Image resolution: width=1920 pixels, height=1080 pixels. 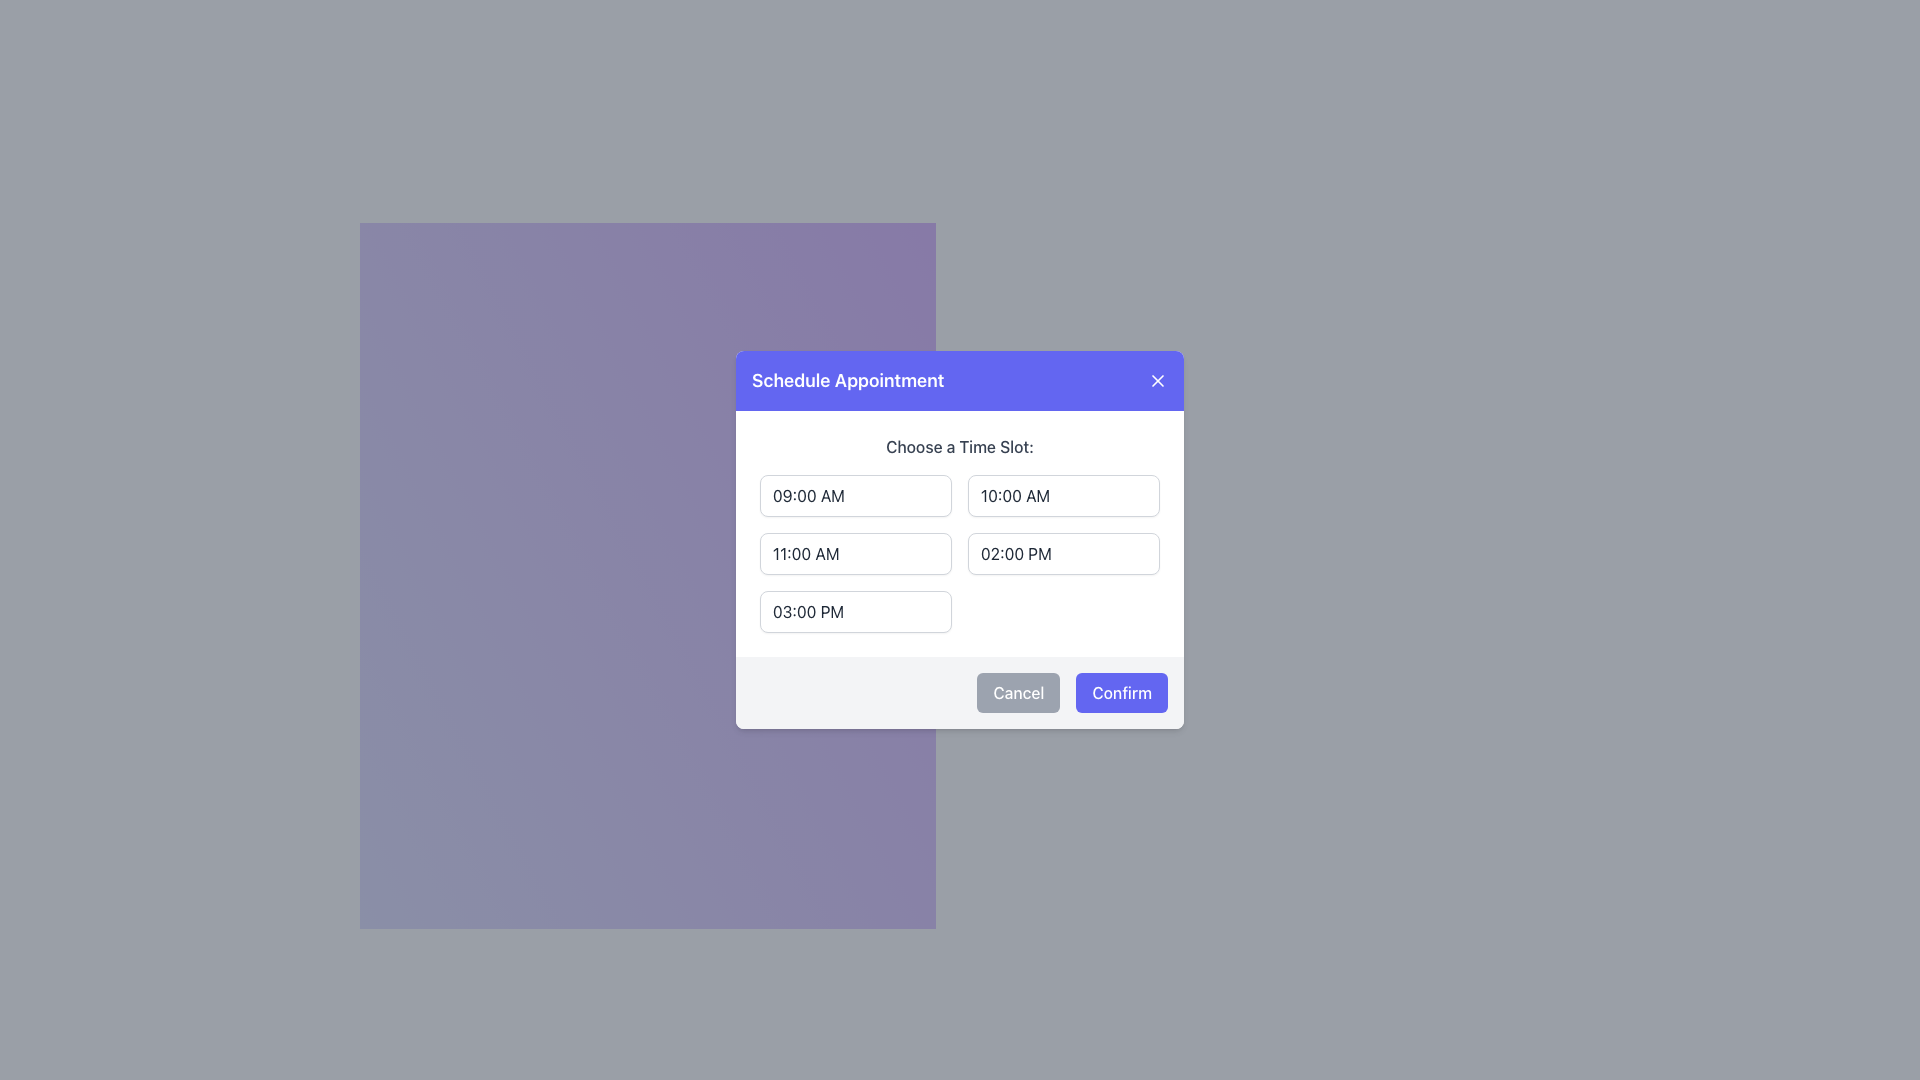 What do you see at coordinates (855, 495) in the screenshot?
I see `the button for the 09:00 AM time slot in the 'Schedule Appointment' dialog box` at bounding box center [855, 495].